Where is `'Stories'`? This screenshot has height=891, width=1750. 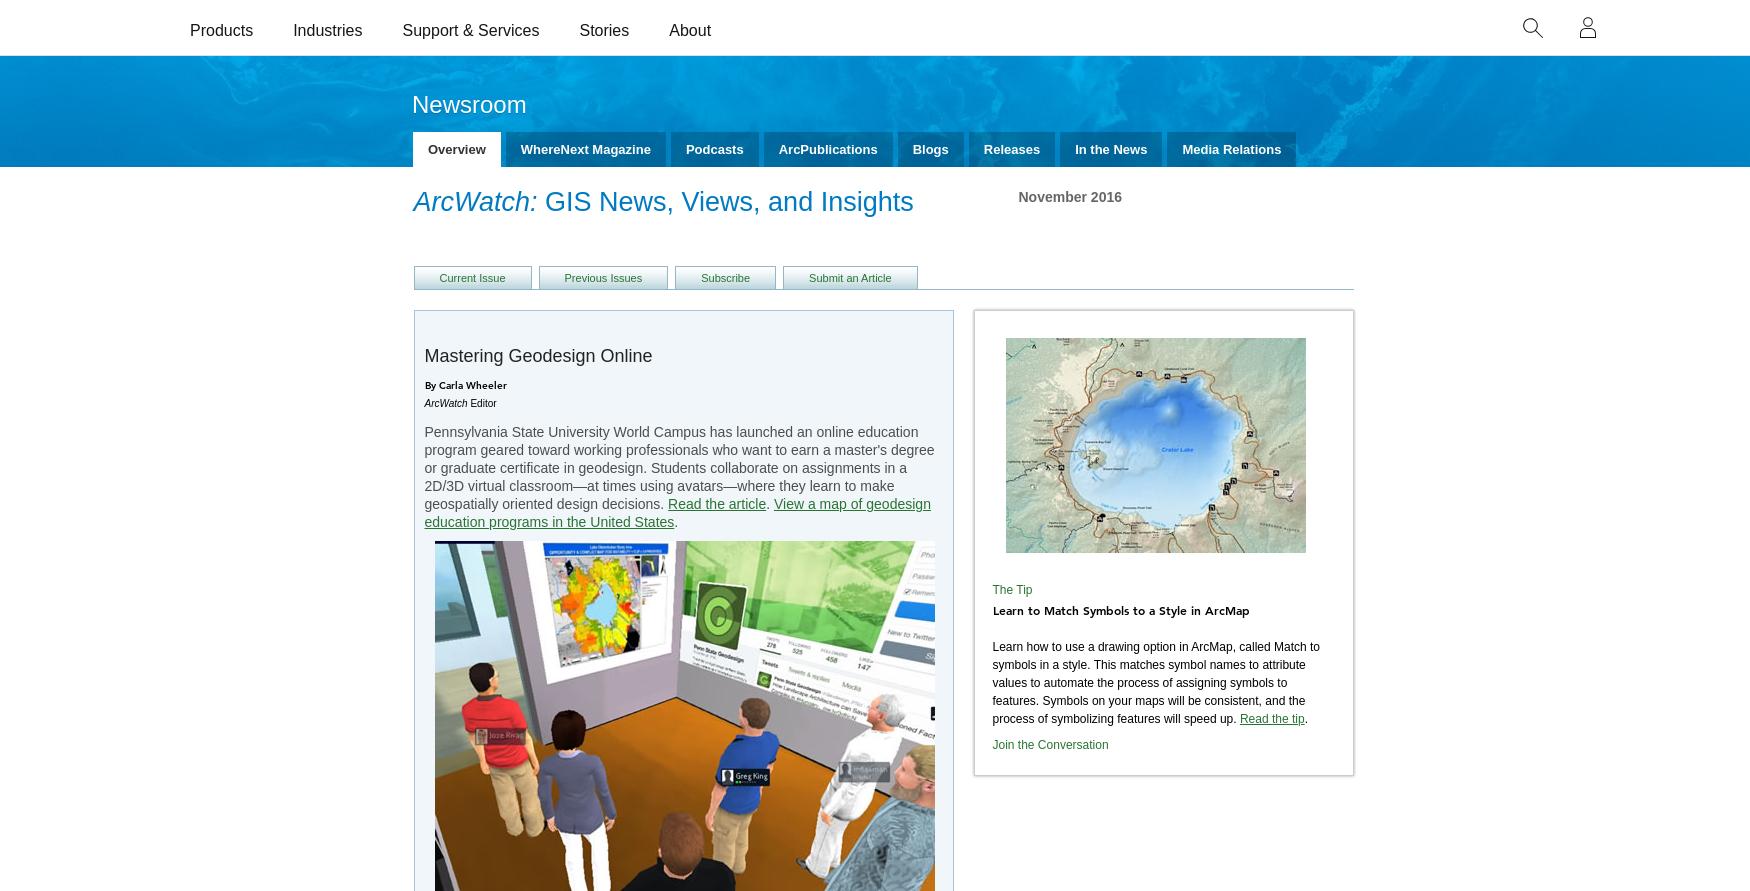 'Stories' is located at coordinates (603, 29).